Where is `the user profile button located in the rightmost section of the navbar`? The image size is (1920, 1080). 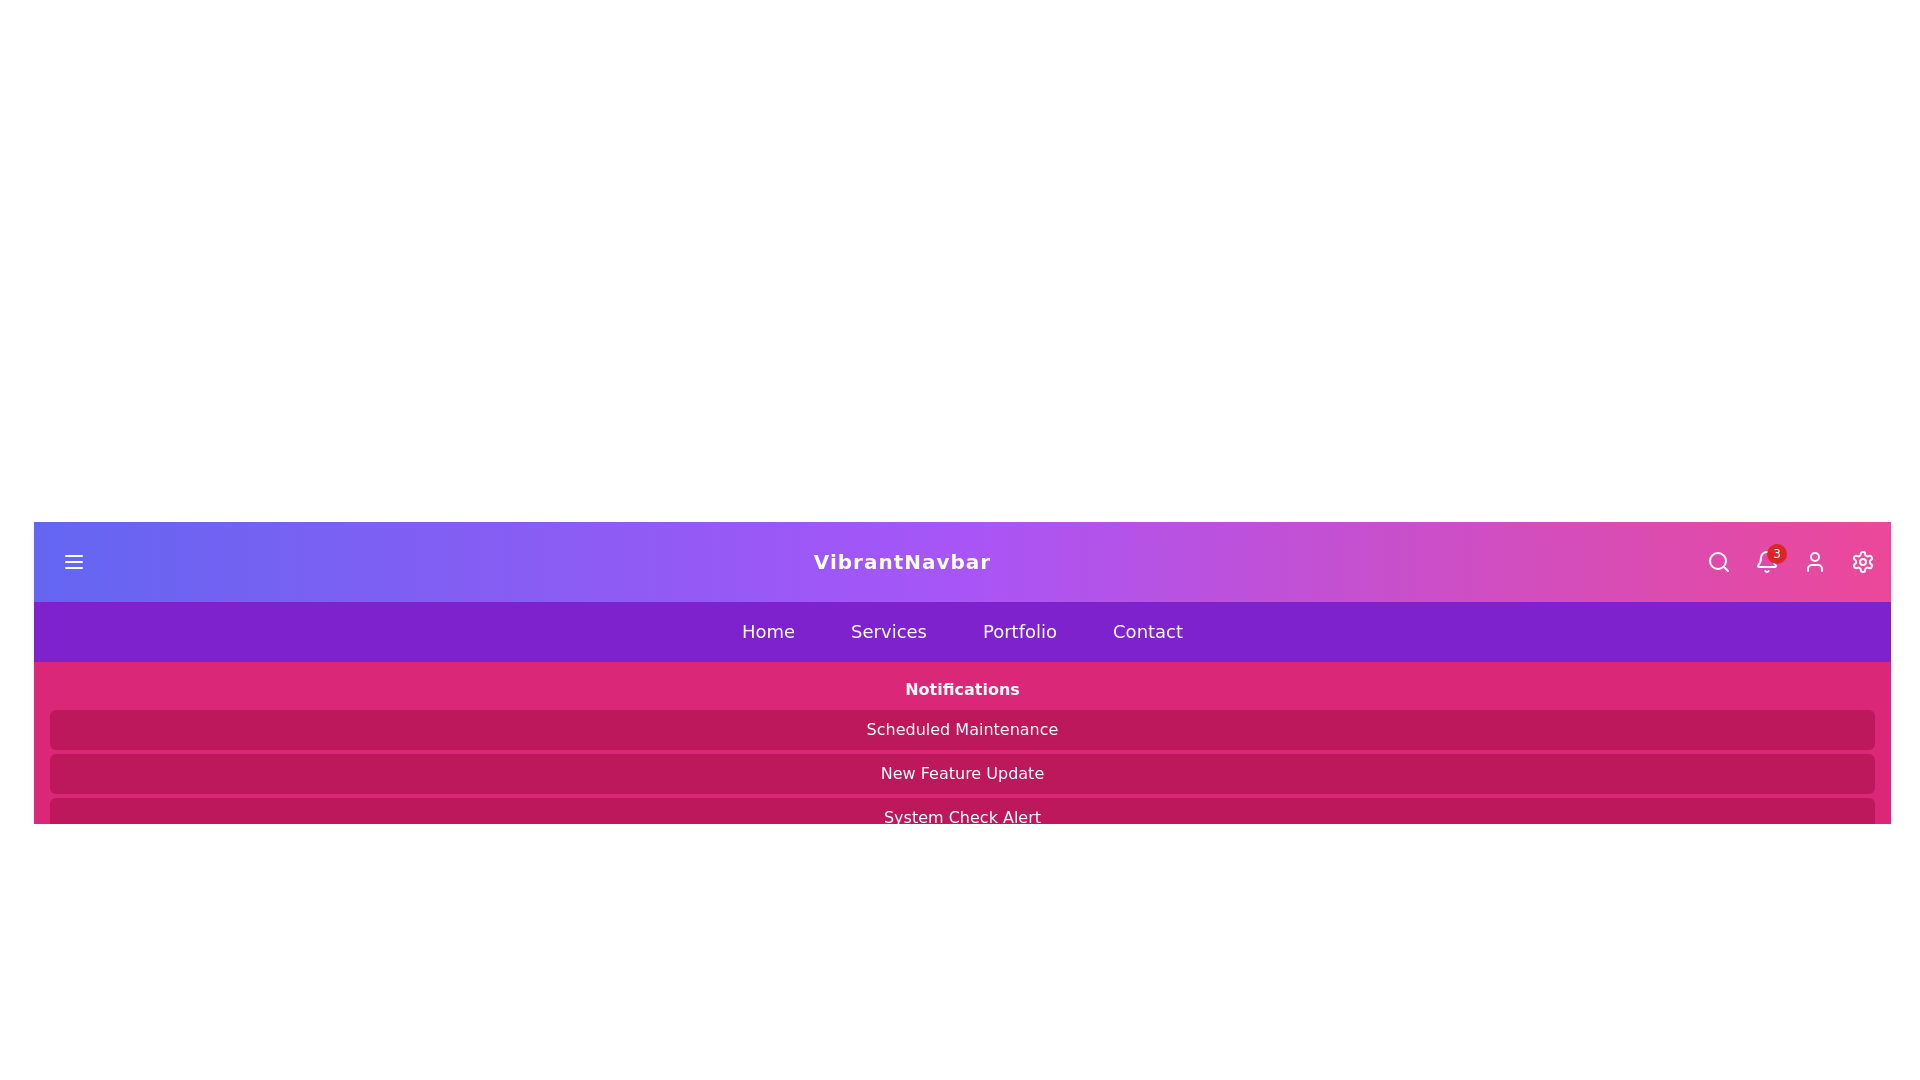 the user profile button located in the rightmost section of the navbar is located at coordinates (1814, 562).